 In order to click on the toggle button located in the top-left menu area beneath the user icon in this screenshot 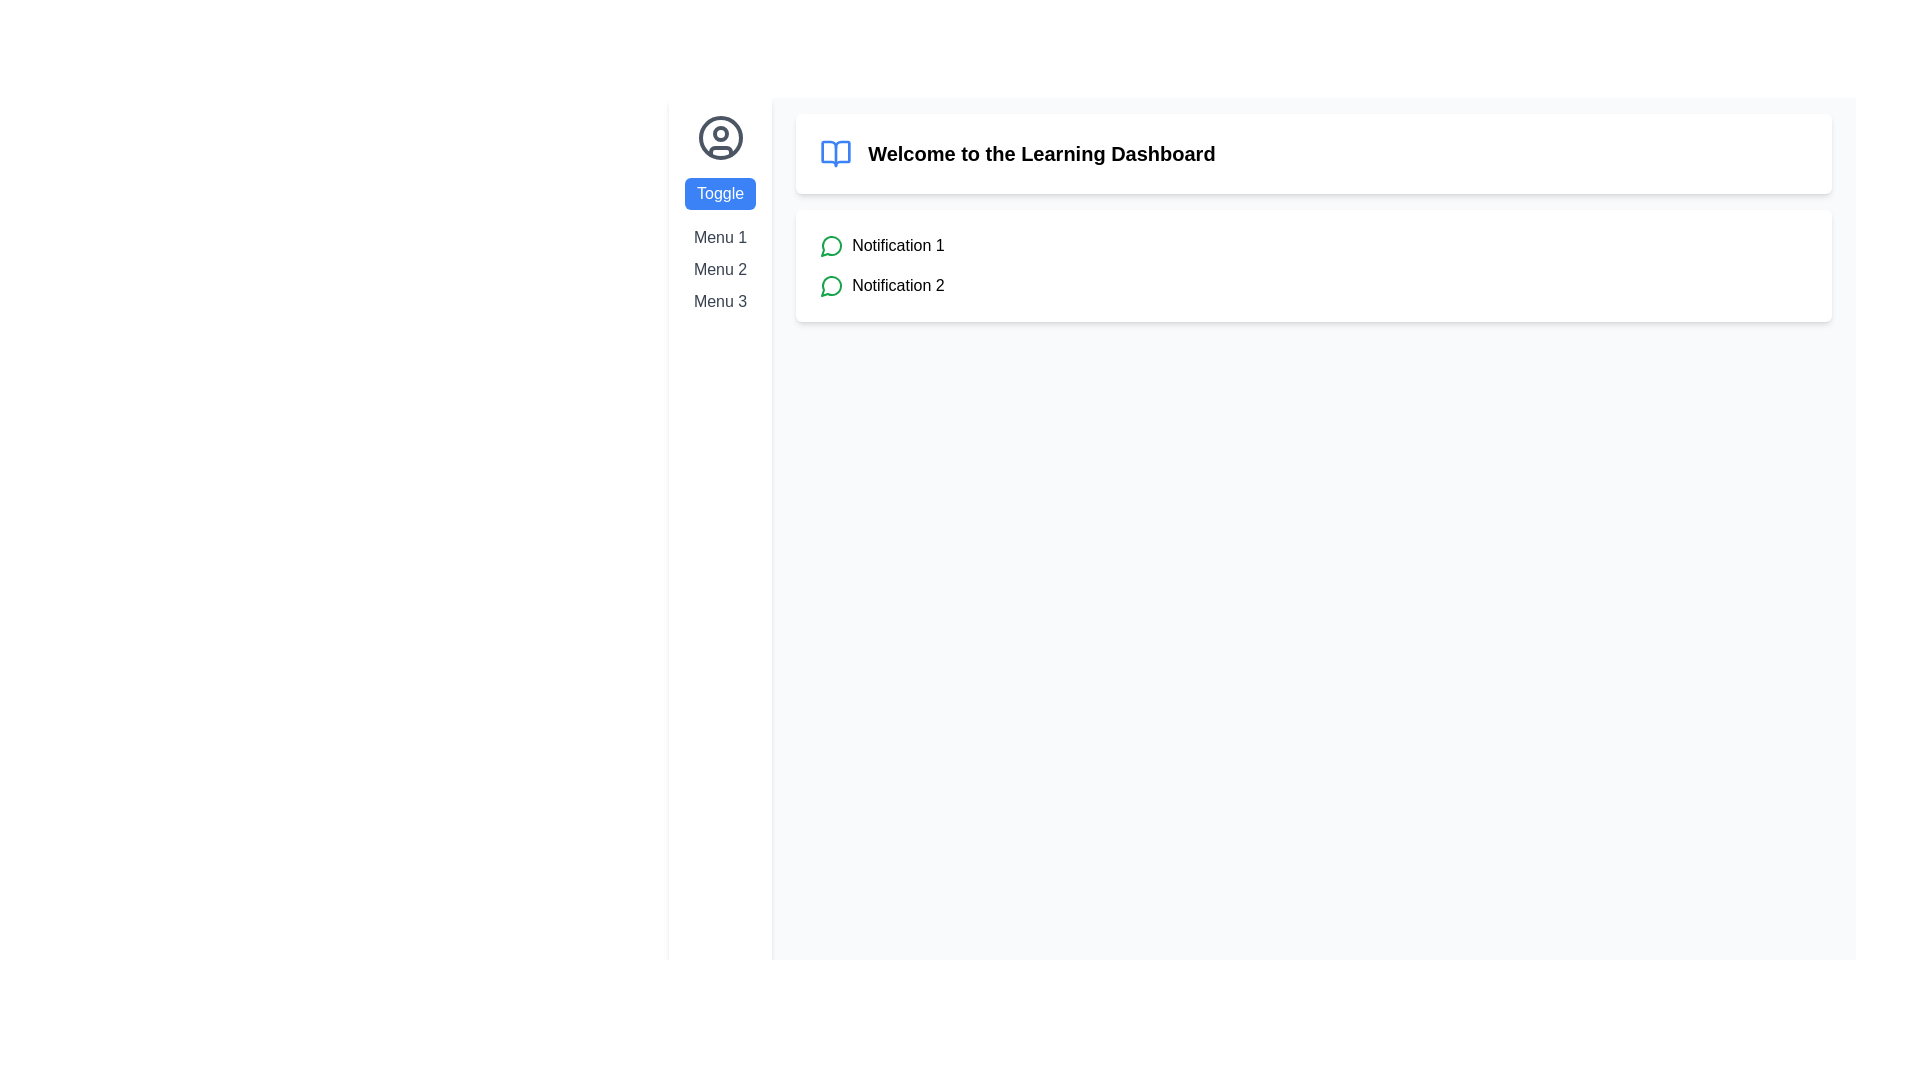, I will do `click(720, 193)`.